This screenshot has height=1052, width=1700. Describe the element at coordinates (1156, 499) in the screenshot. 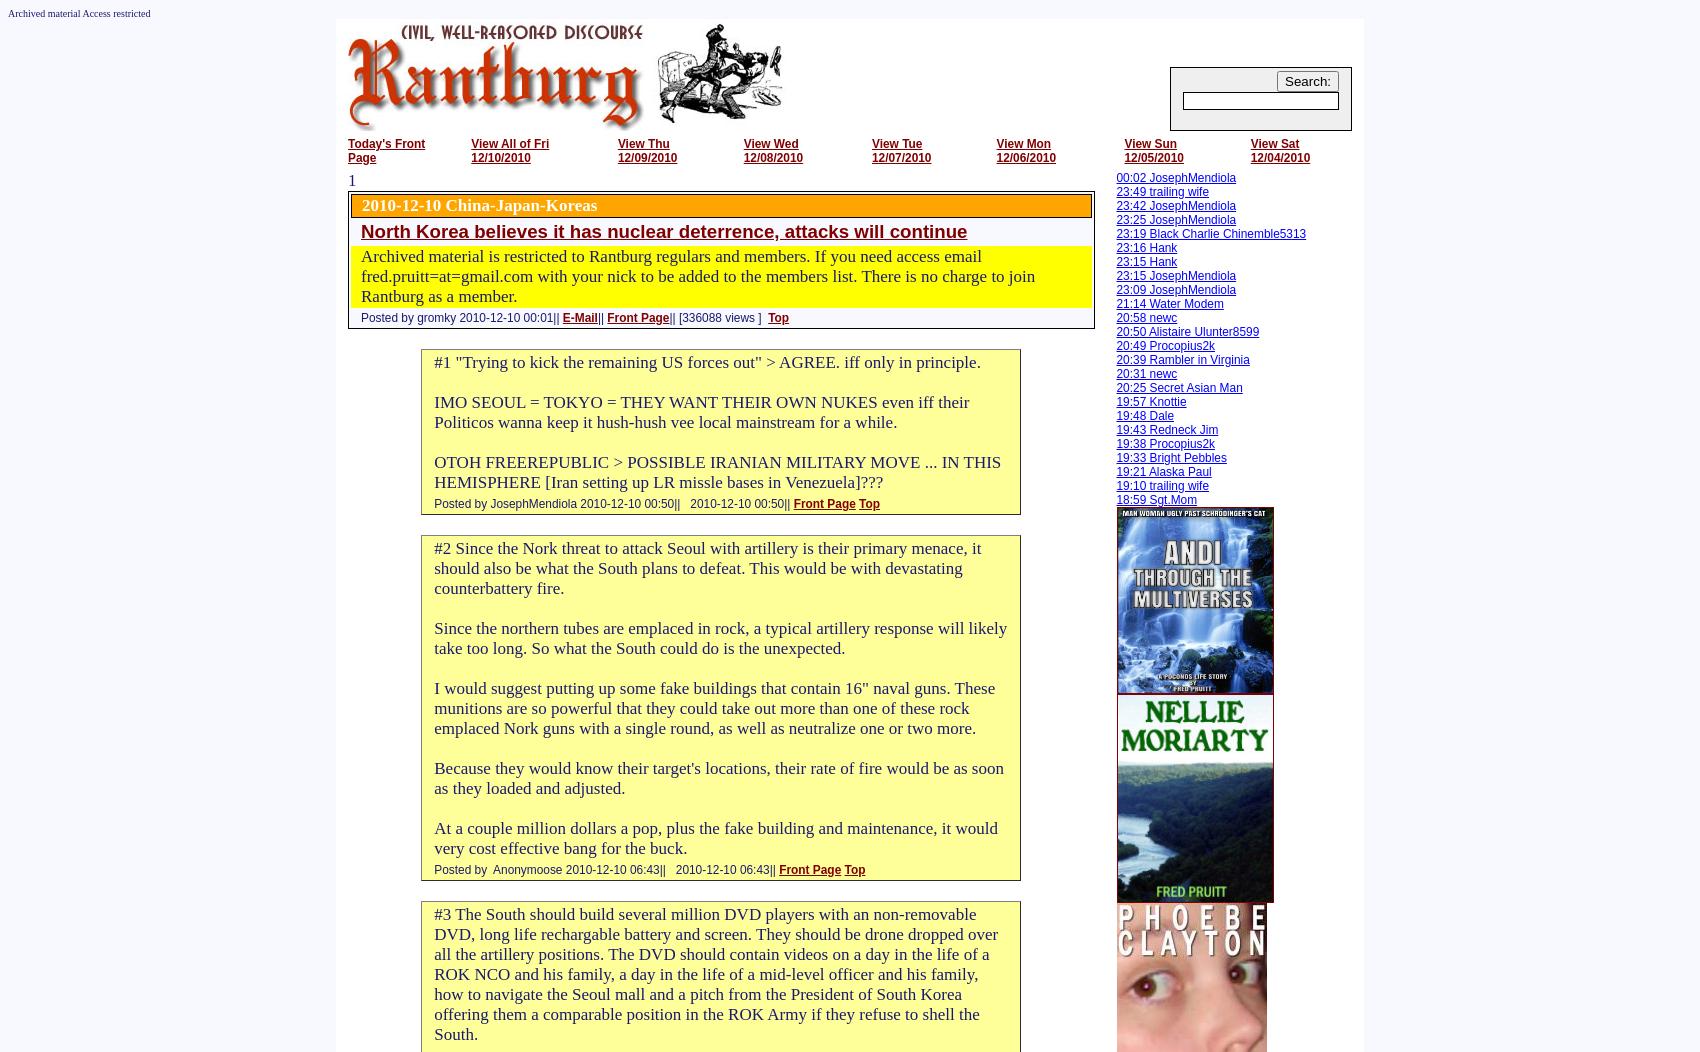

I see `'18:59 Sgt.Mom'` at that location.